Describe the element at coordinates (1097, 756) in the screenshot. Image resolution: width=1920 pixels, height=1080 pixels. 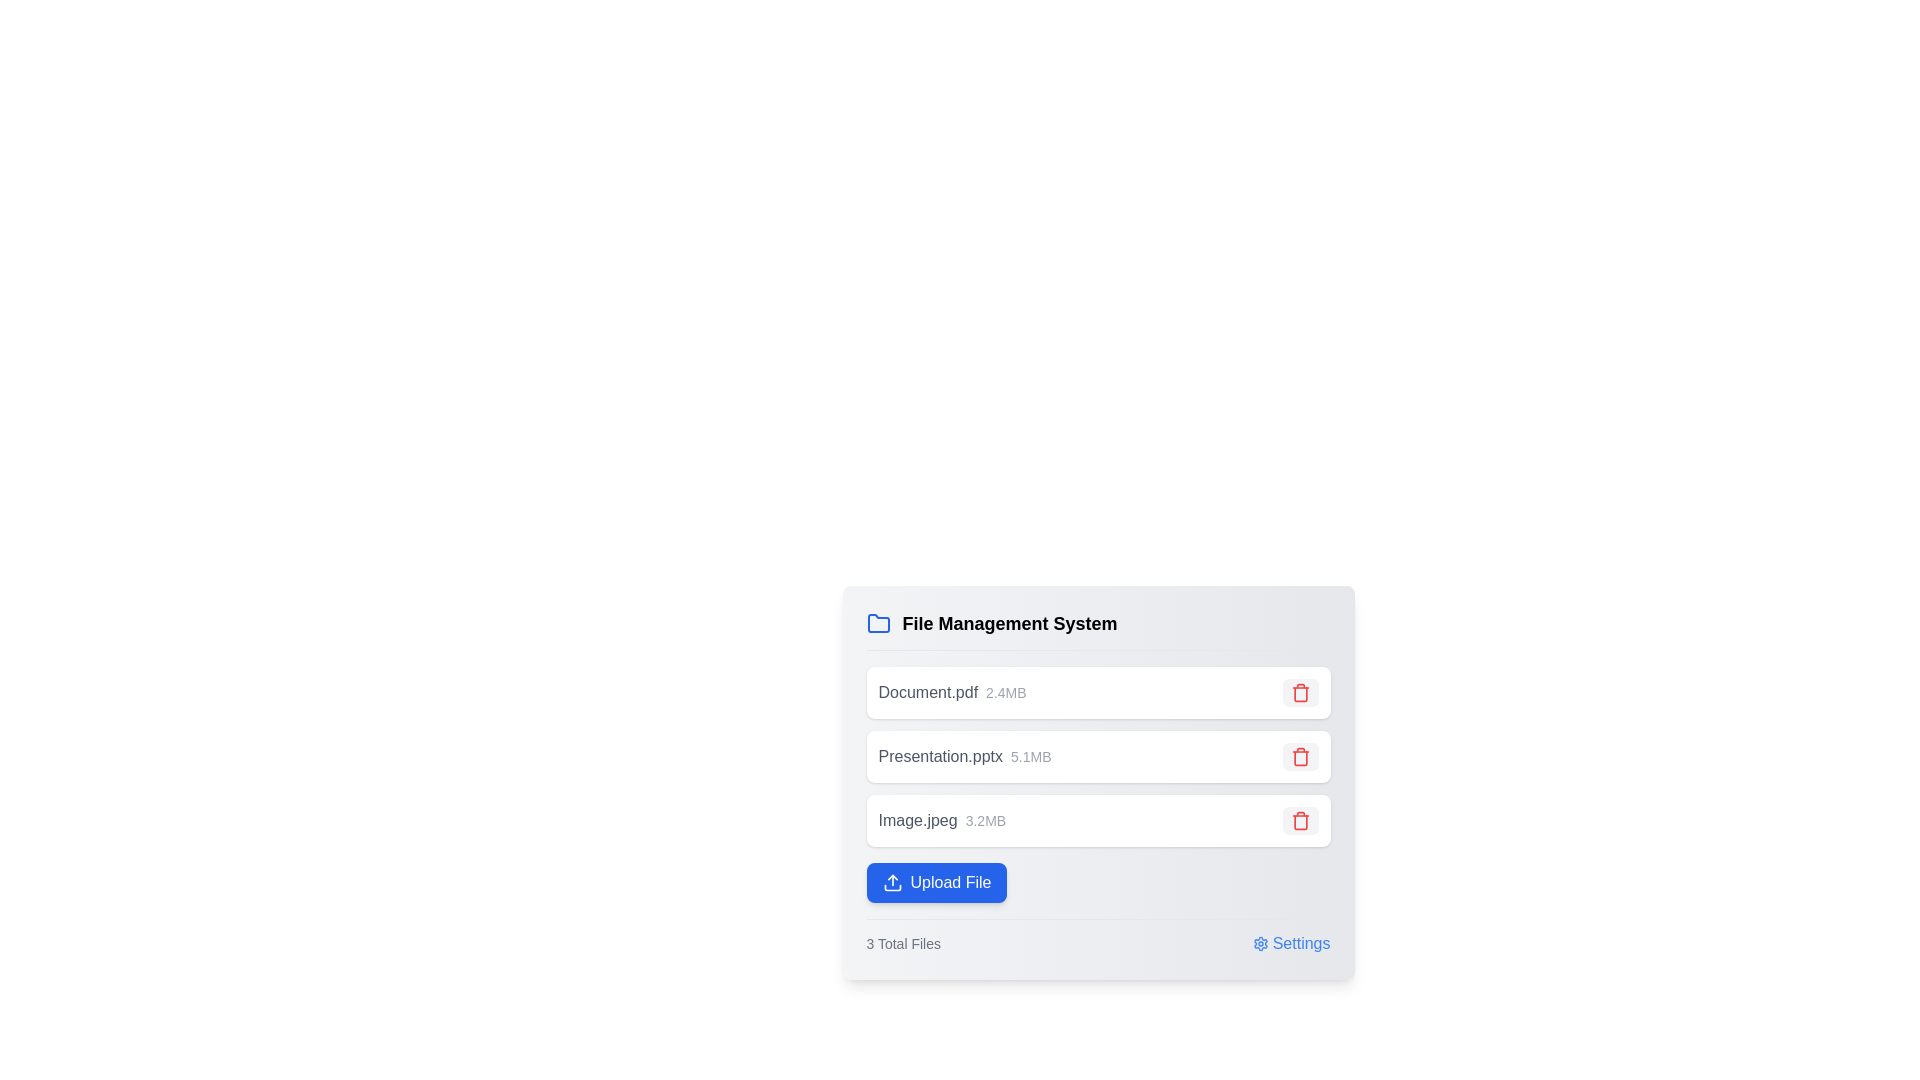
I see `the file entry row displaying 'Presentation.pptx'` at that location.